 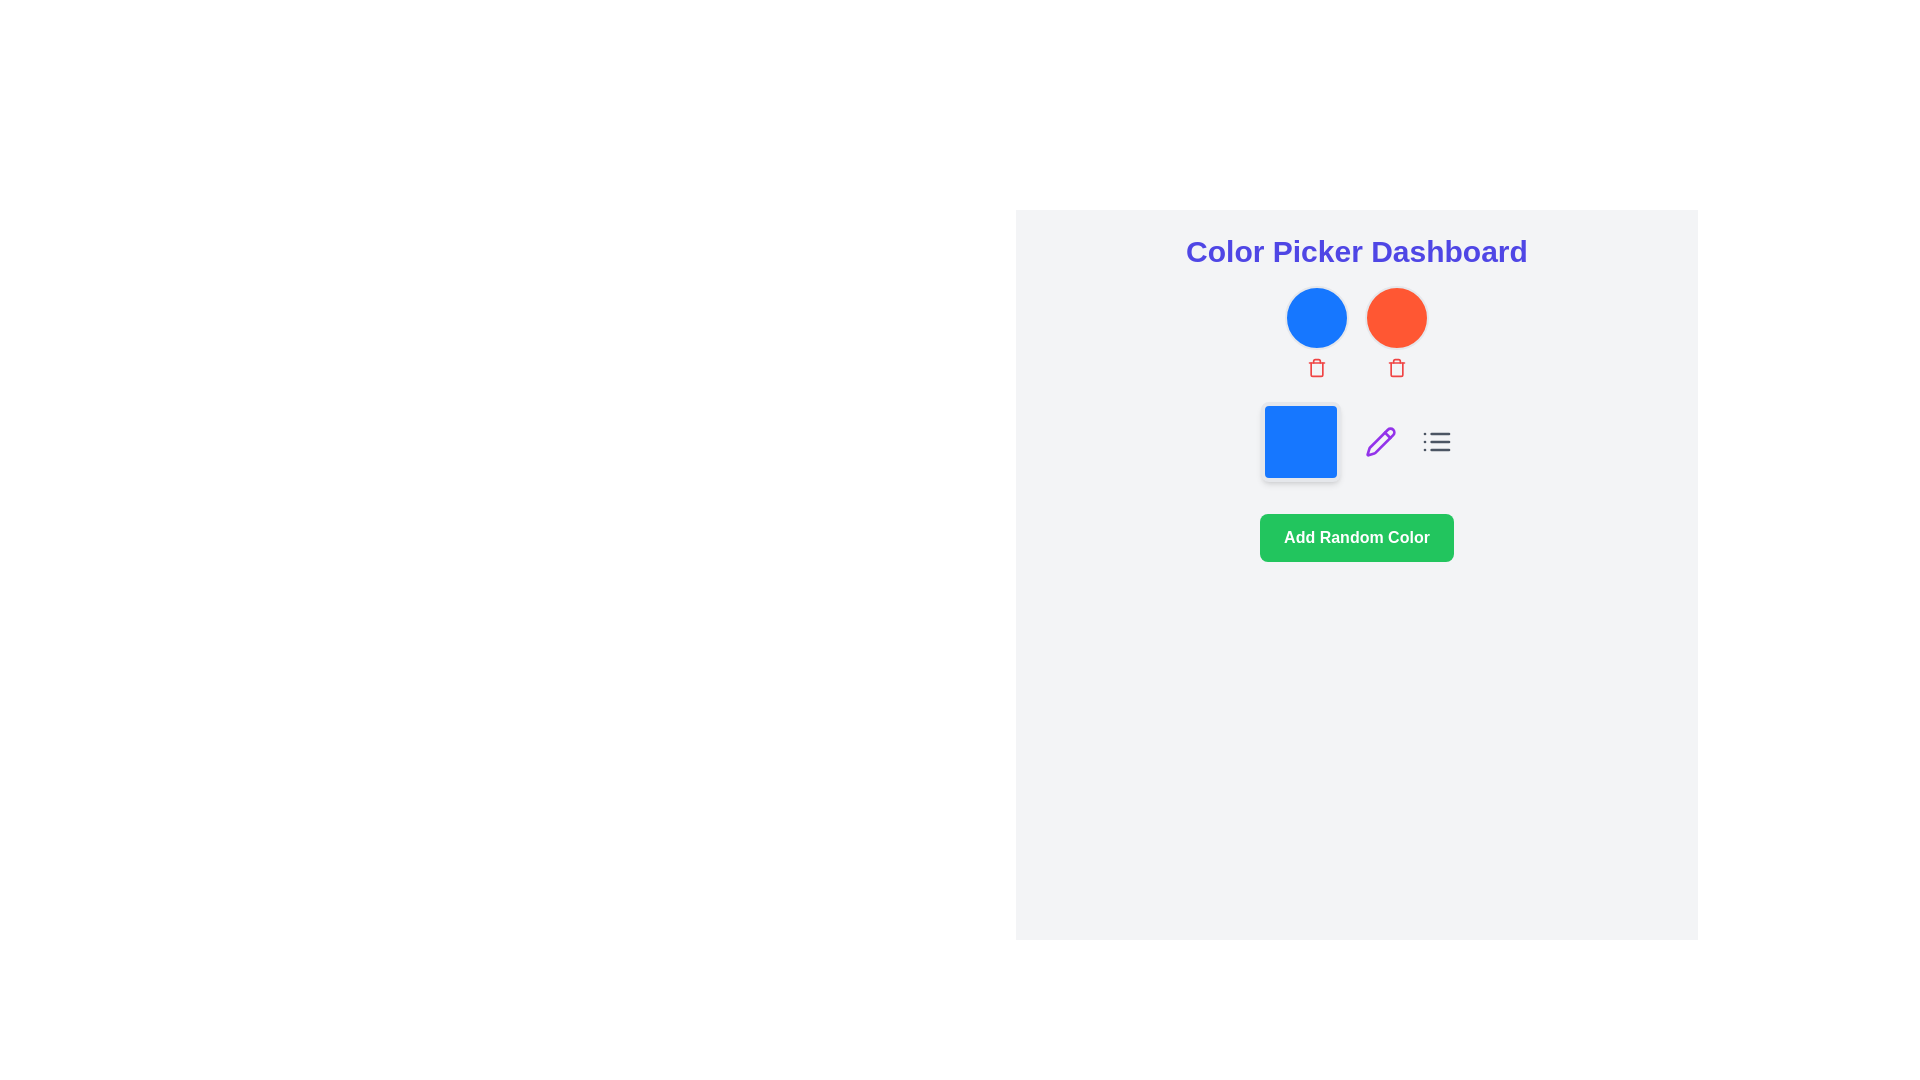 What do you see at coordinates (1357, 536) in the screenshot?
I see `the green button labeled 'Add Random Color' located in the 'Color Picker Dashboard' section` at bounding box center [1357, 536].